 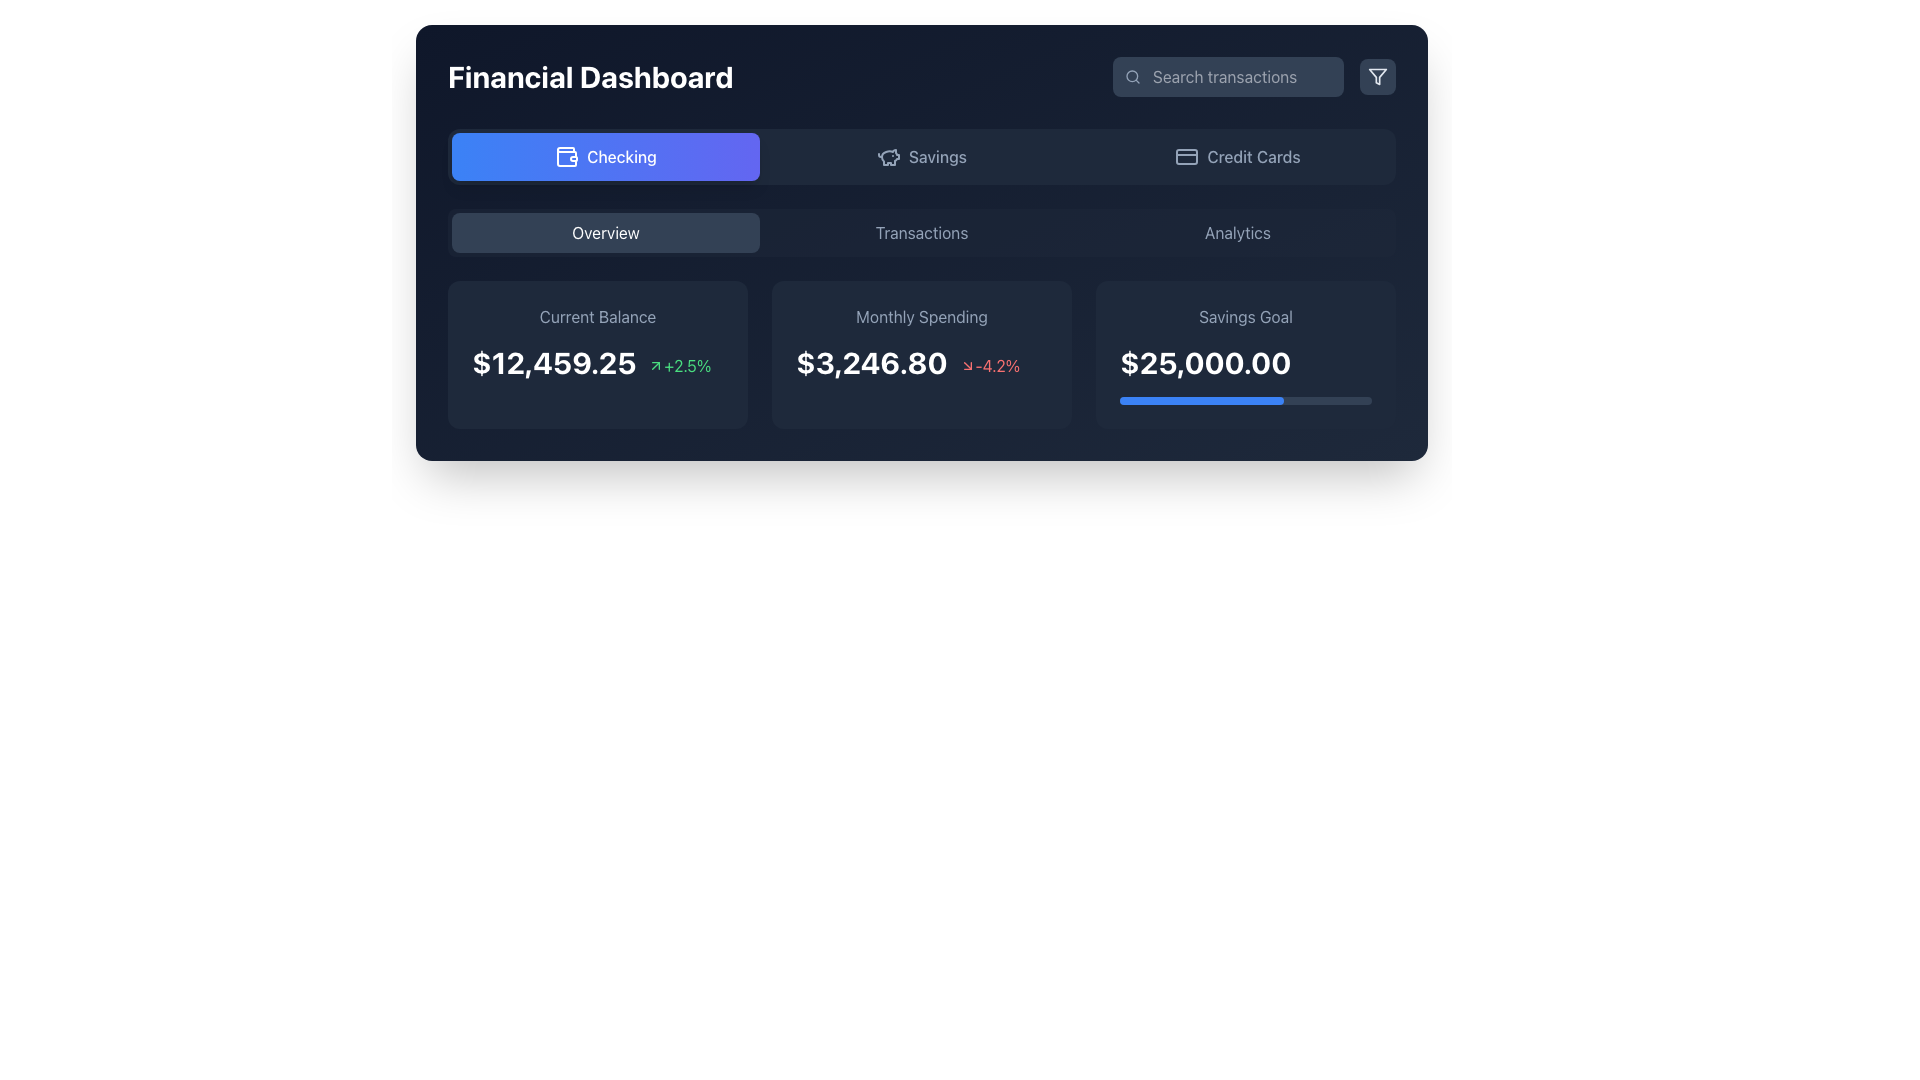 I want to click on the wallet icon representing the 'Checking' category, located to the left of the 'Checking' button in the navigation bar, so click(x=566, y=156).